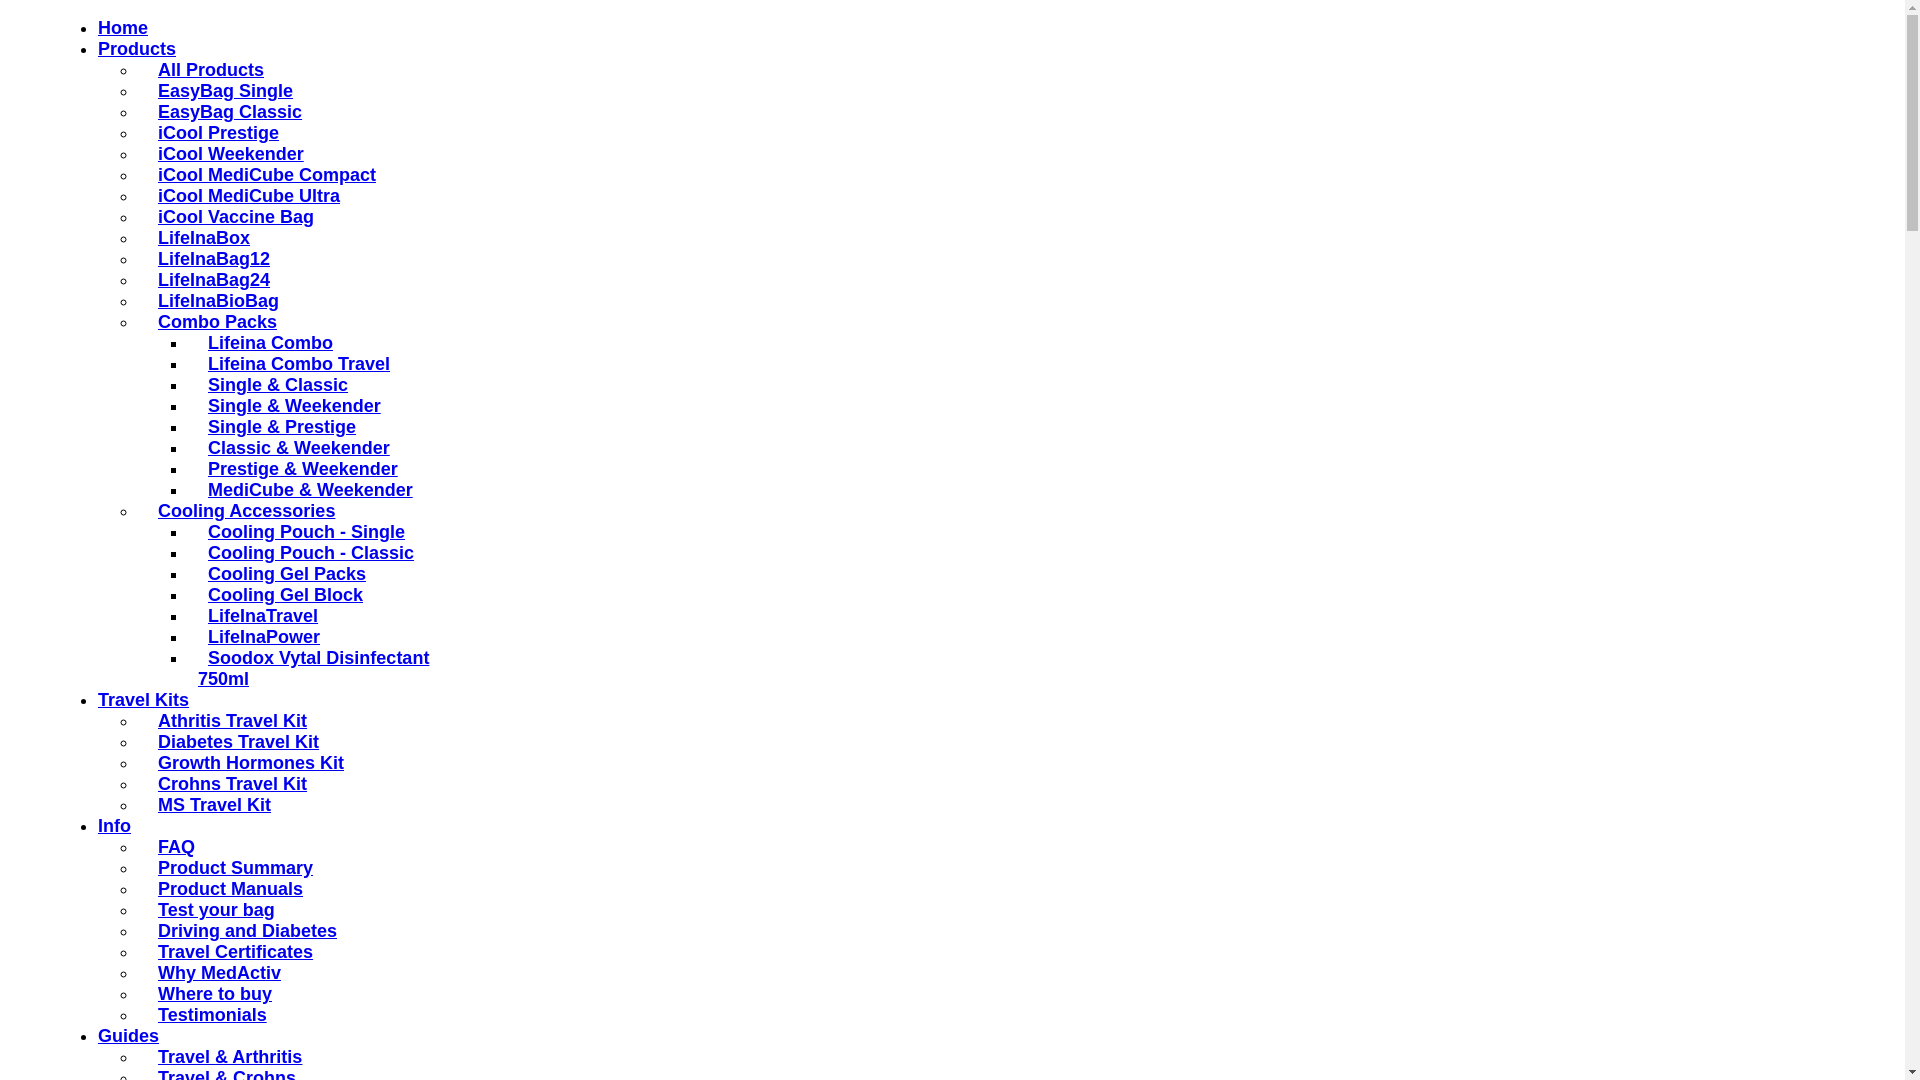  What do you see at coordinates (225, 153) in the screenshot?
I see `'iCool Weekender'` at bounding box center [225, 153].